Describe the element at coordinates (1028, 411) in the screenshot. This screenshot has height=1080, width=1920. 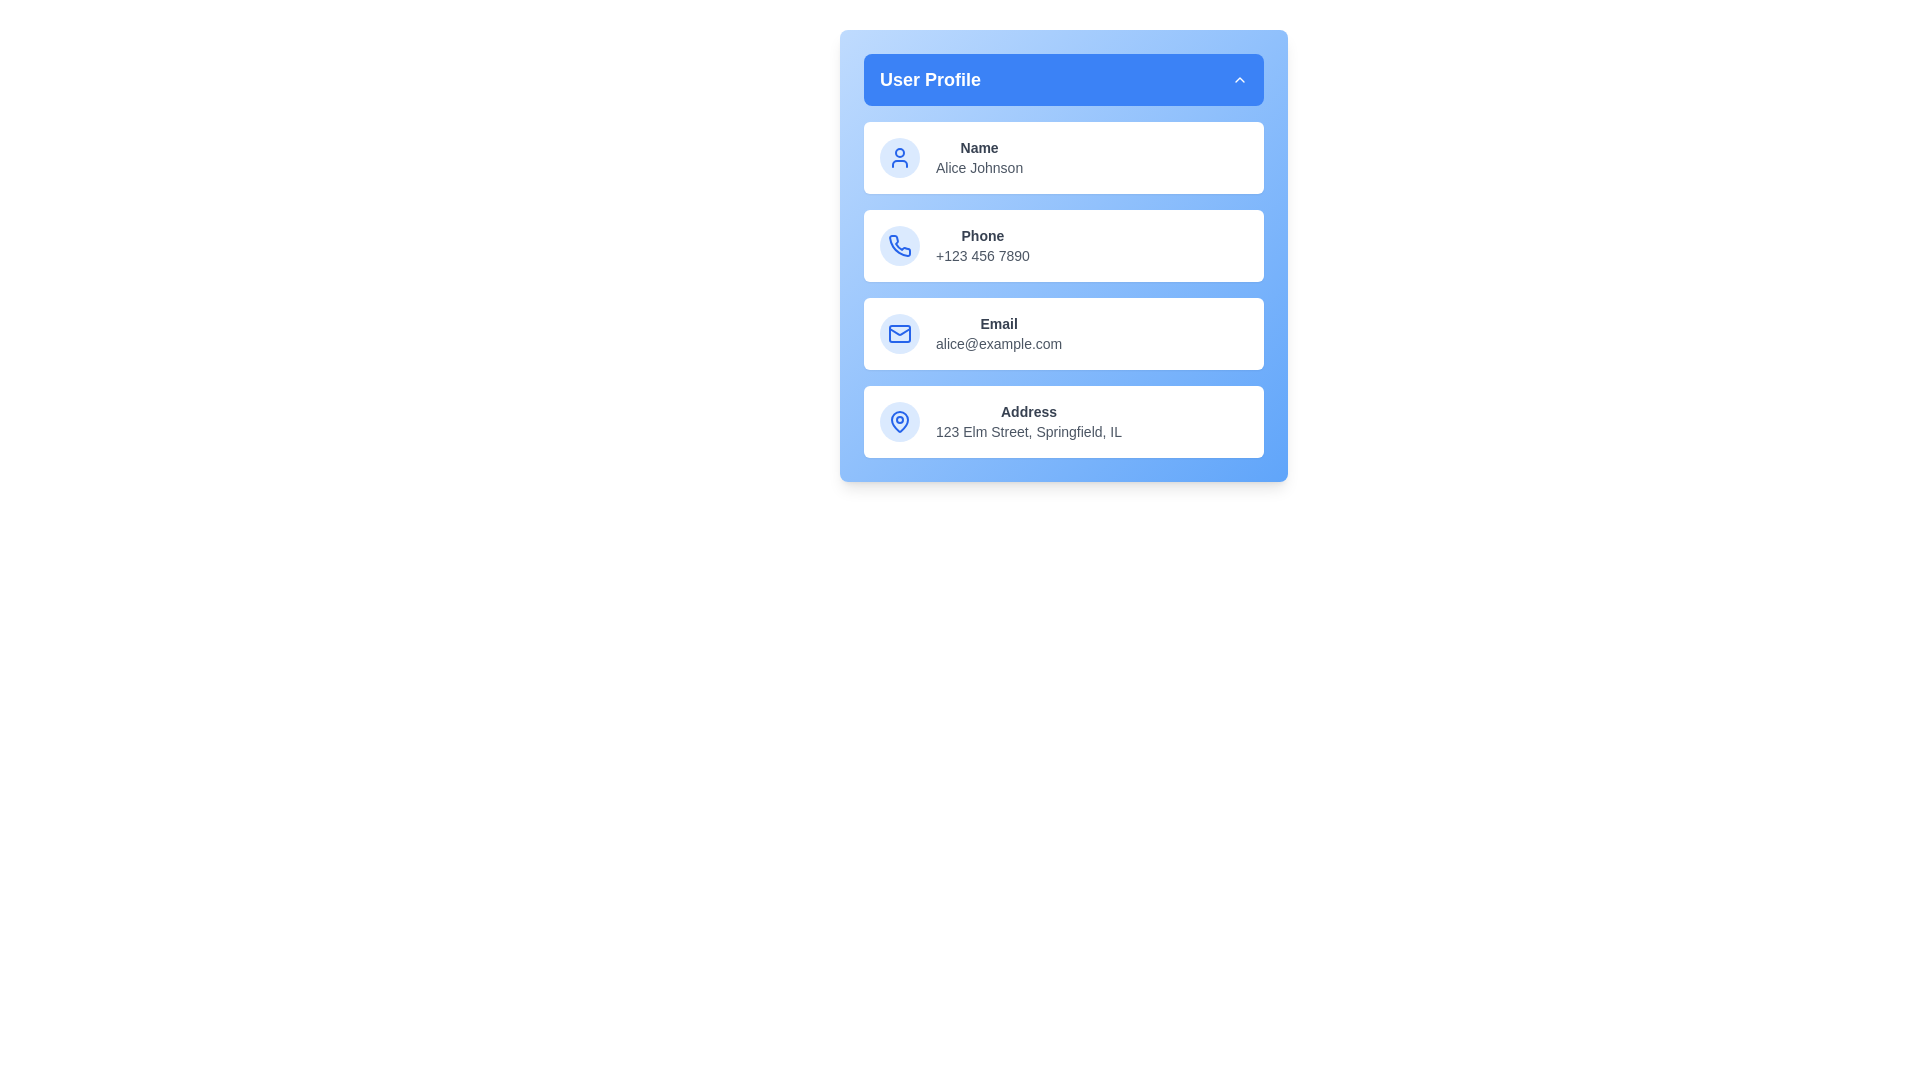
I see `the static text label displaying 'Address' in bold dark grey, located within the user information card, positioned above the address information text` at that location.